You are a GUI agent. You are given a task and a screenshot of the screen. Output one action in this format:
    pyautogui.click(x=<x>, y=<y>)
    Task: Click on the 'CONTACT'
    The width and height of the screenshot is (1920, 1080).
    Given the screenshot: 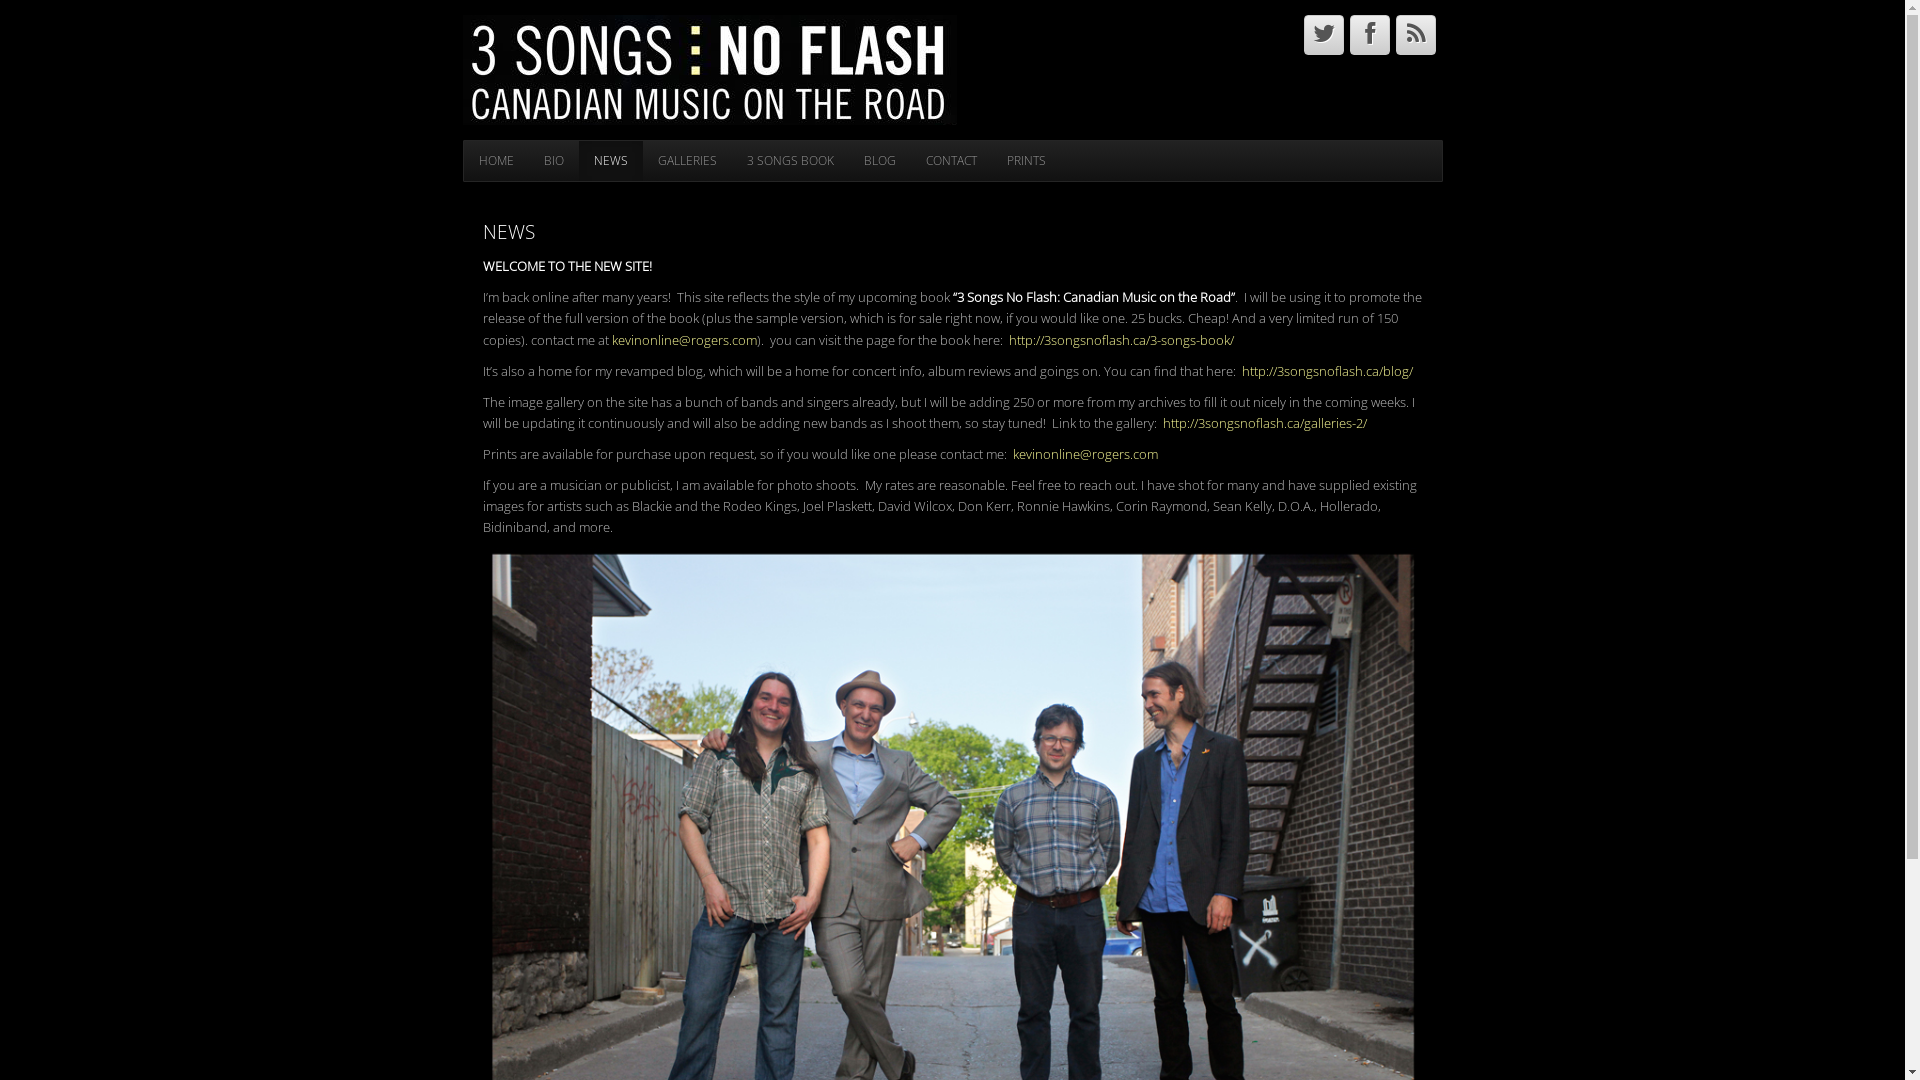 What is the action you would take?
    pyautogui.click(x=949, y=160)
    